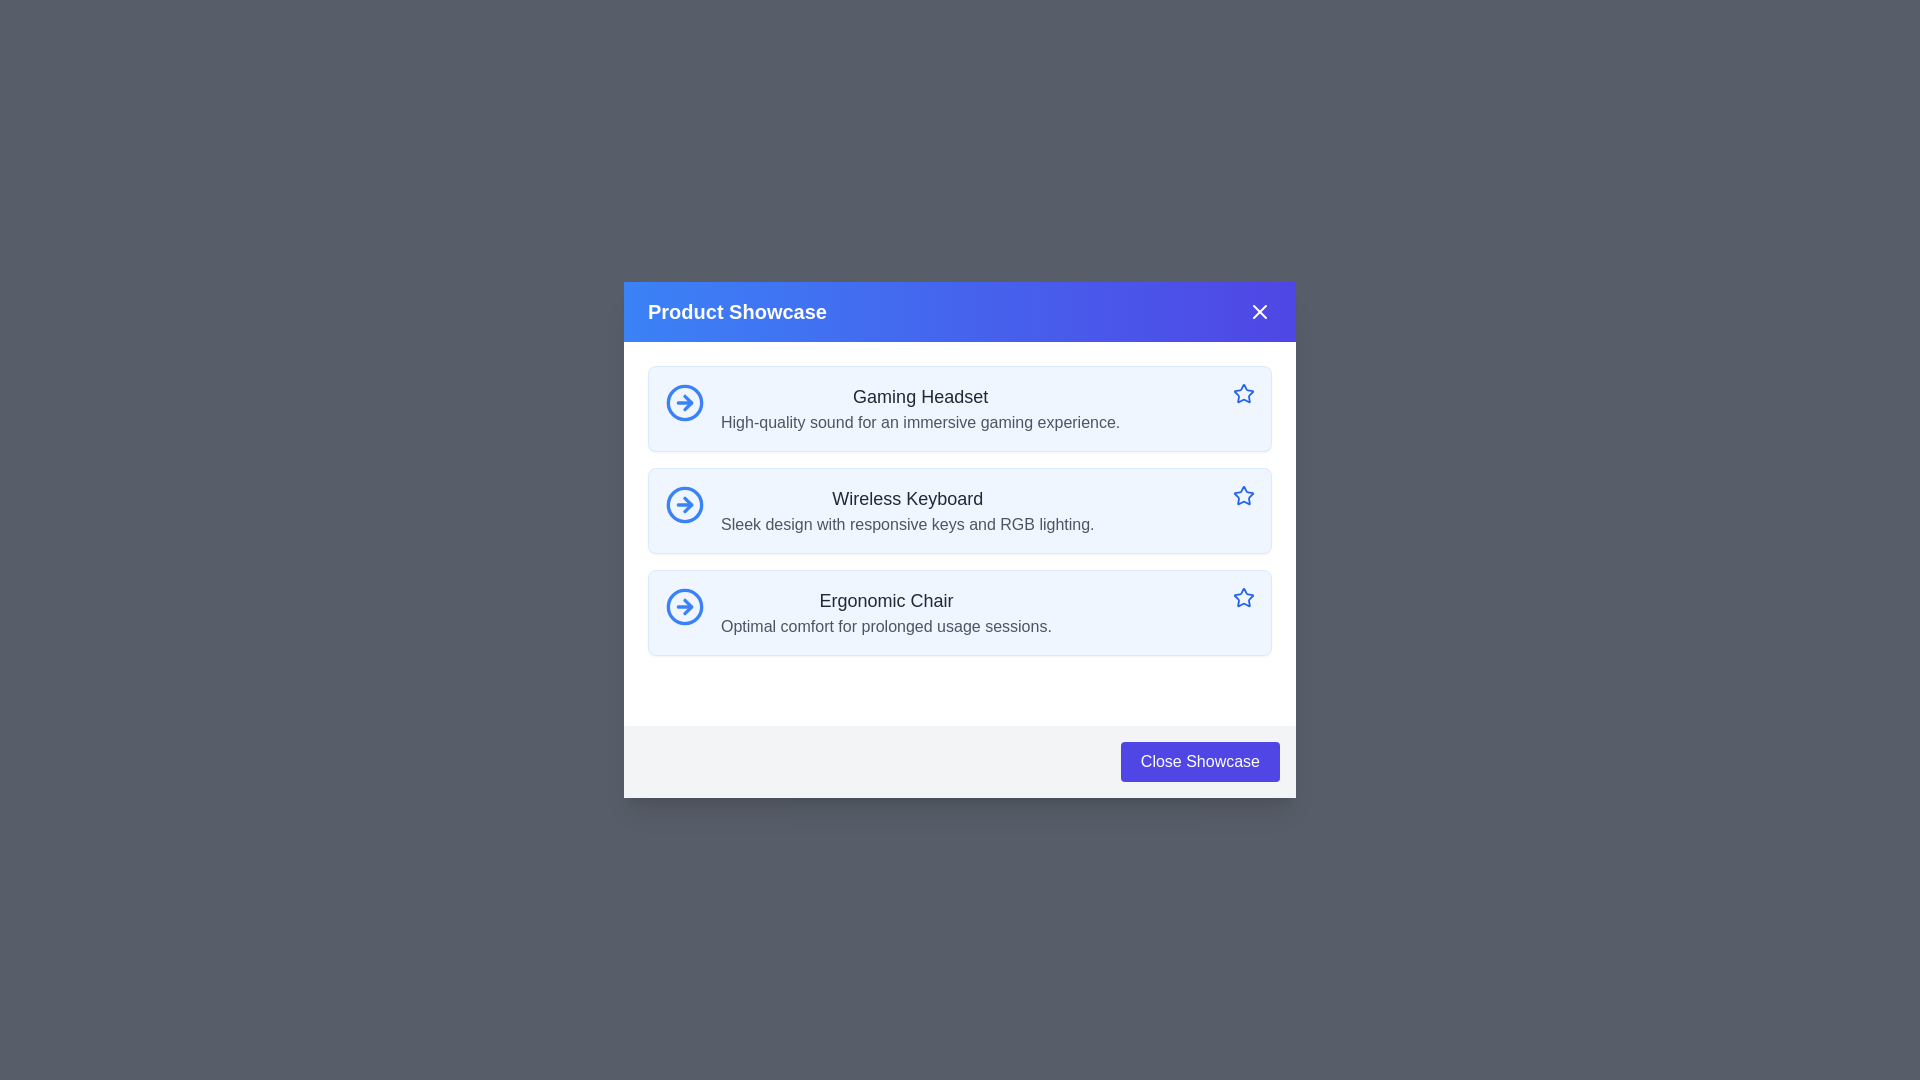  Describe the element at coordinates (1242, 495) in the screenshot. I see `the icon button located at the rightmost position of the 'Wireless Keyboard' row` at that location.